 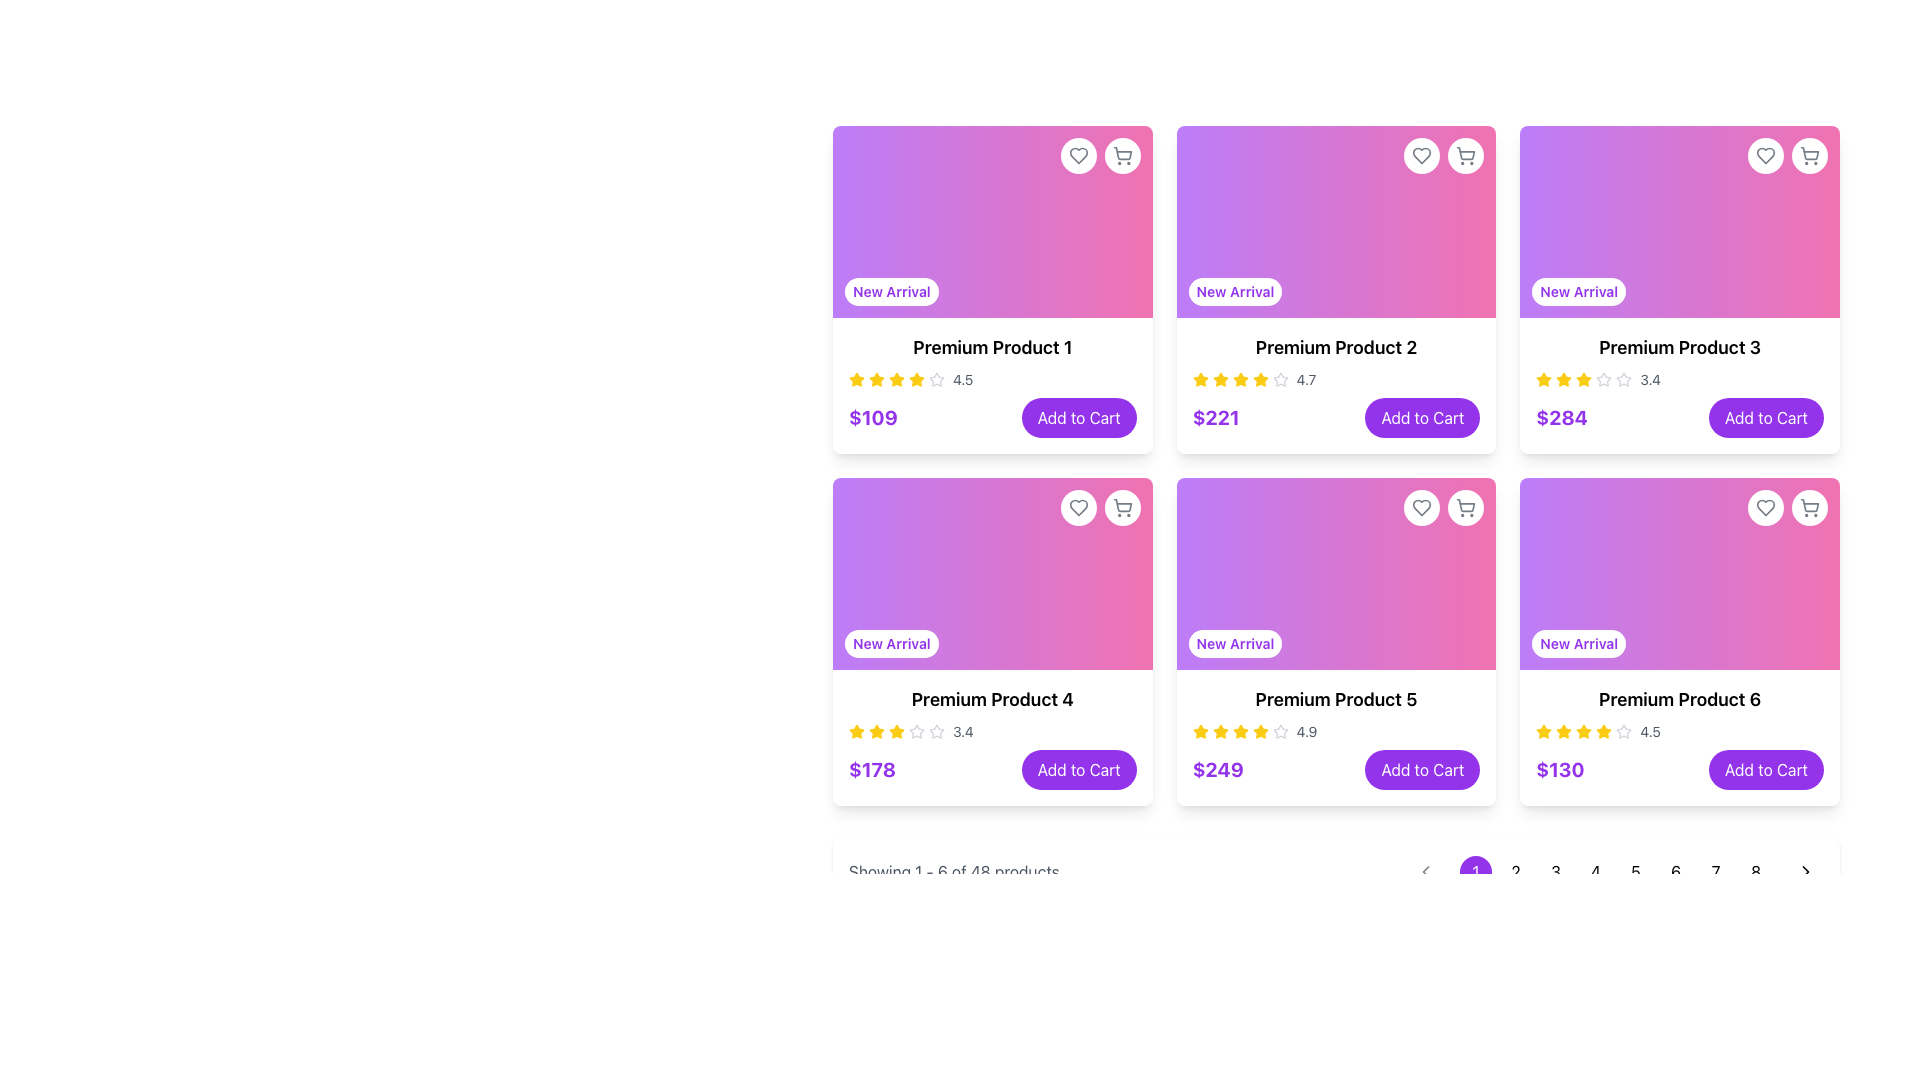 I want to click on rating value displayed in the text label showing '3.4', located to the right of the star icons in the third product card of the second row, so click(x=963, y=732).